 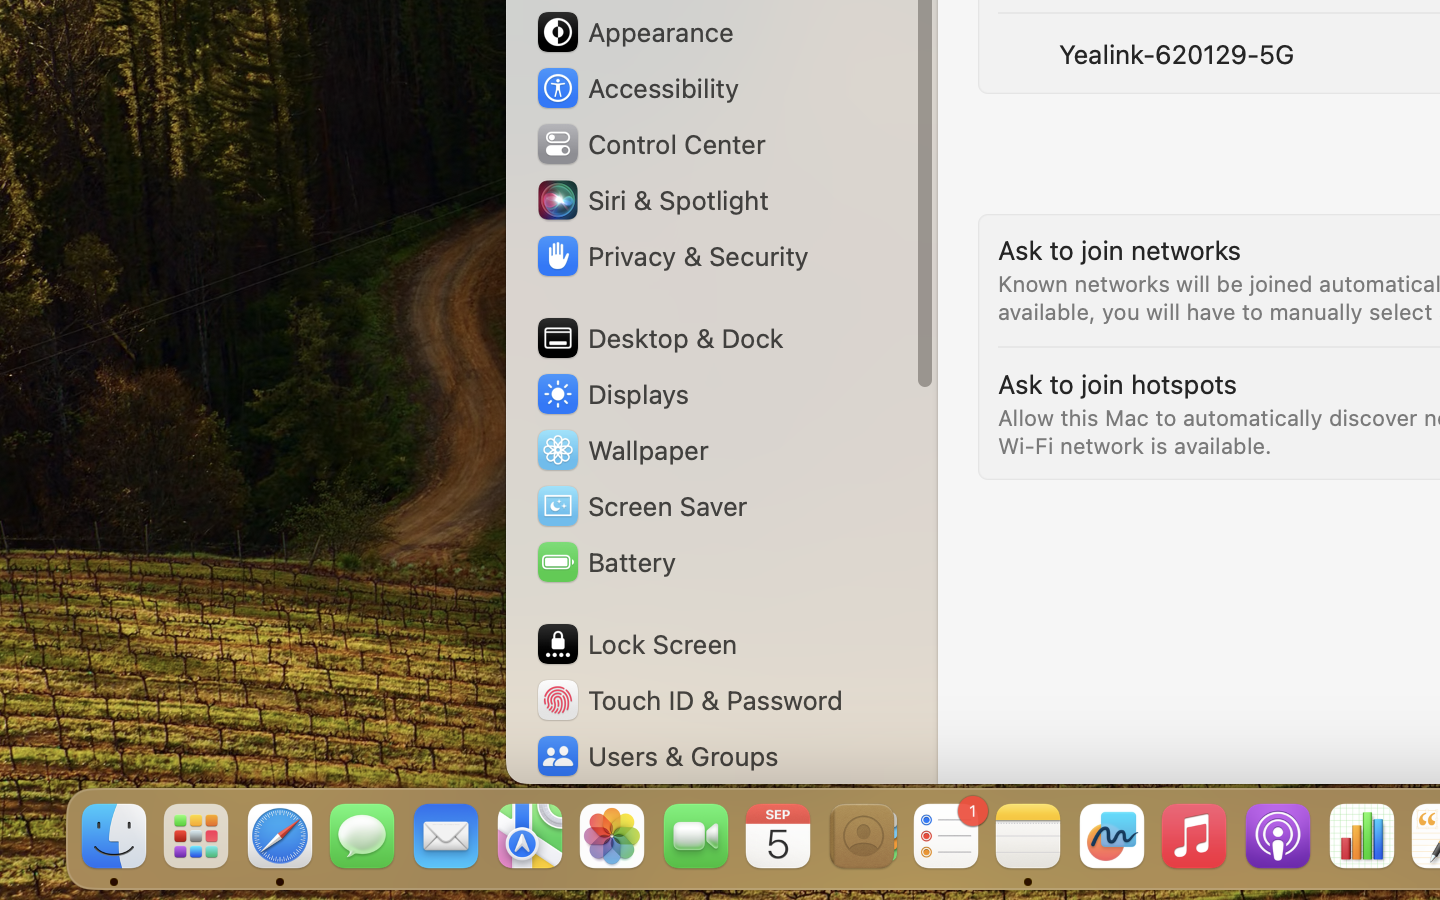 I want to click on 'Accessibility', so click(x=636, y=87).